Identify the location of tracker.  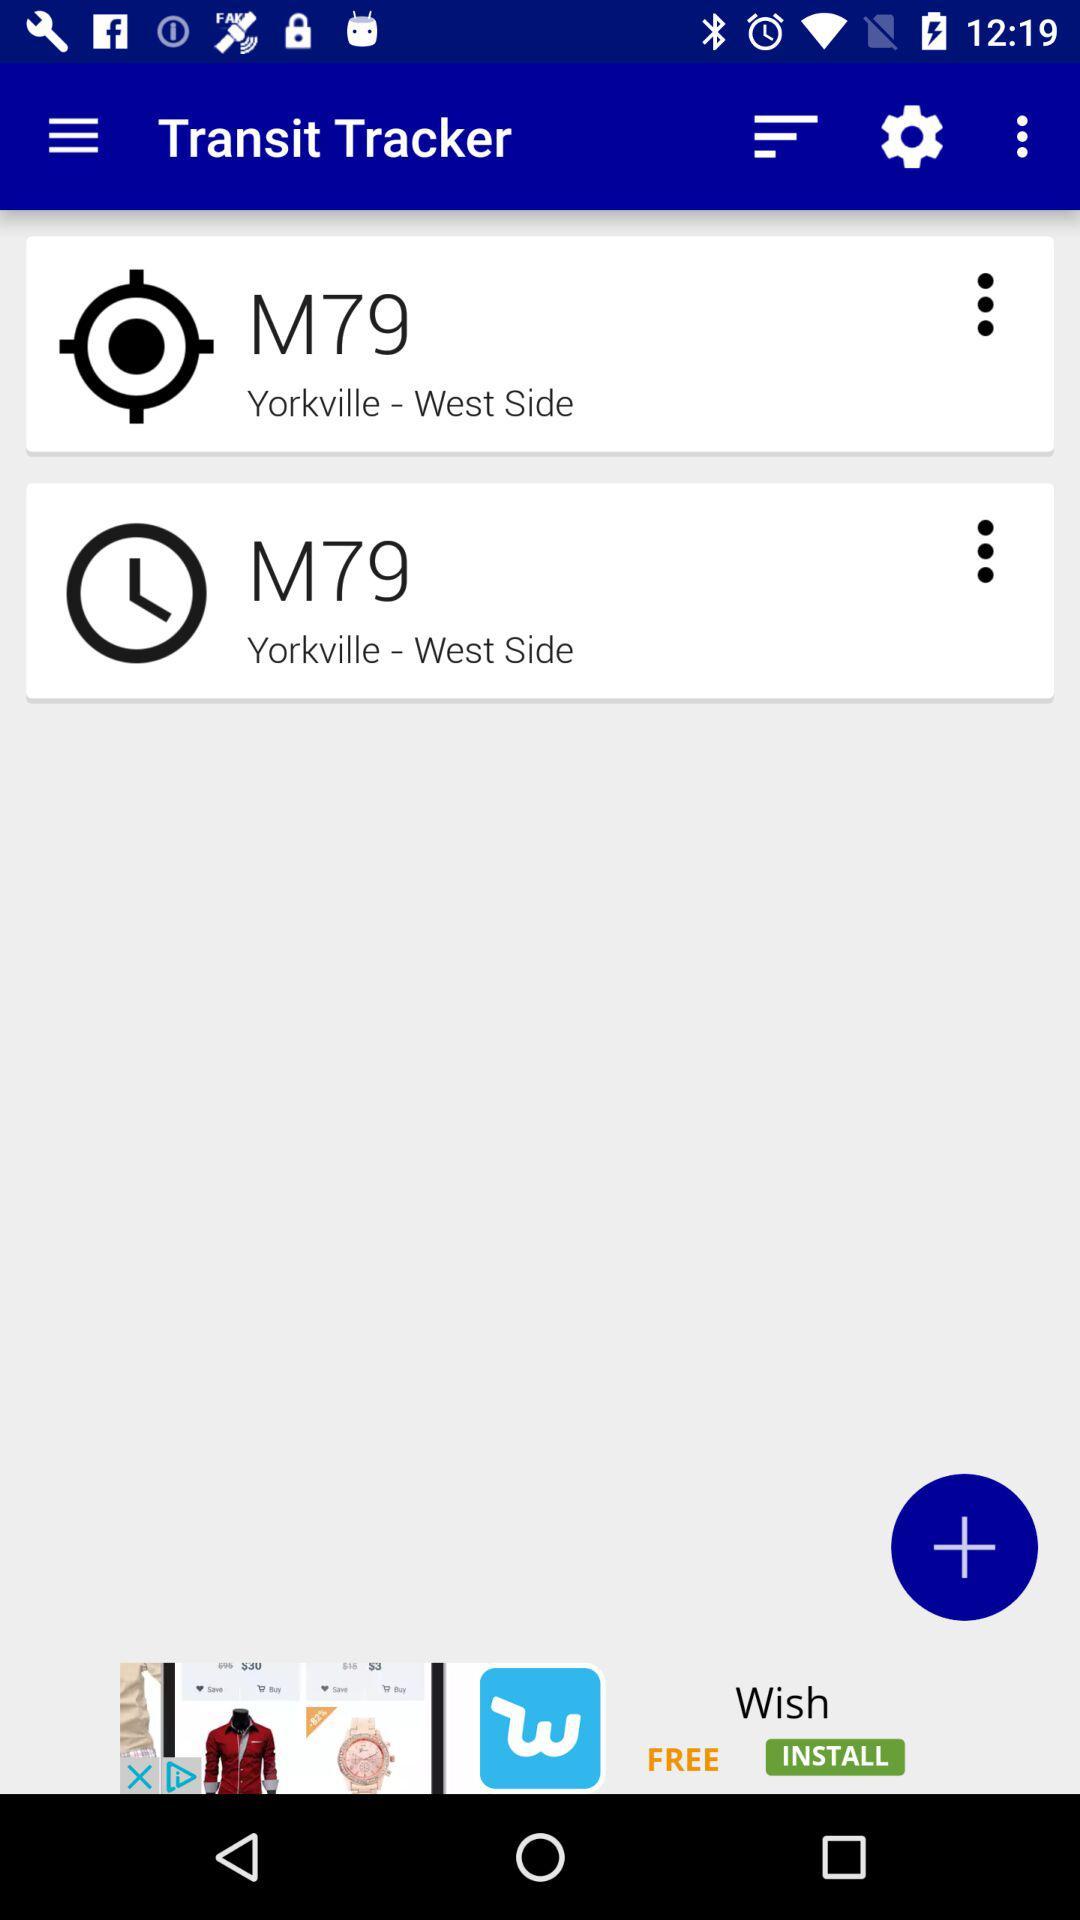
(963, 1546).